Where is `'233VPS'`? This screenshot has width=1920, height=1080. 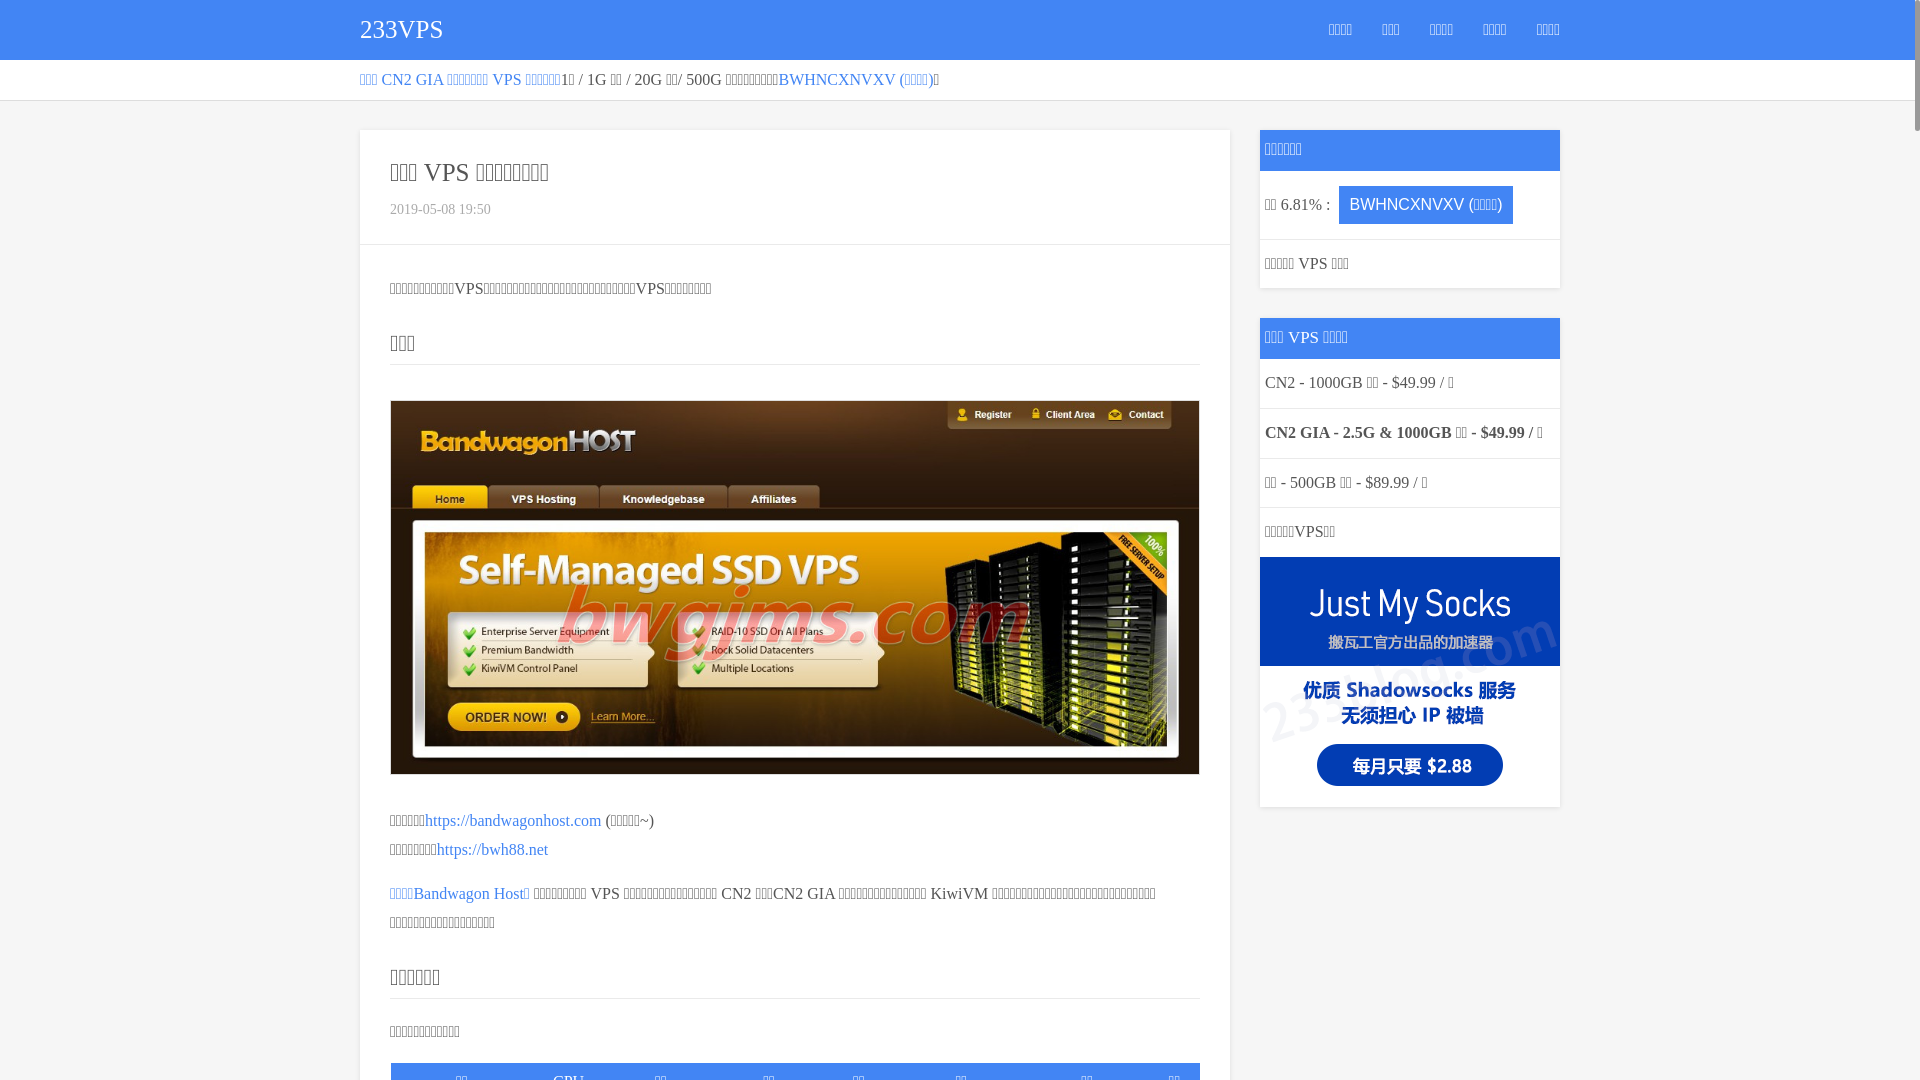
'233VPS' is located at coordinates (400, 30).